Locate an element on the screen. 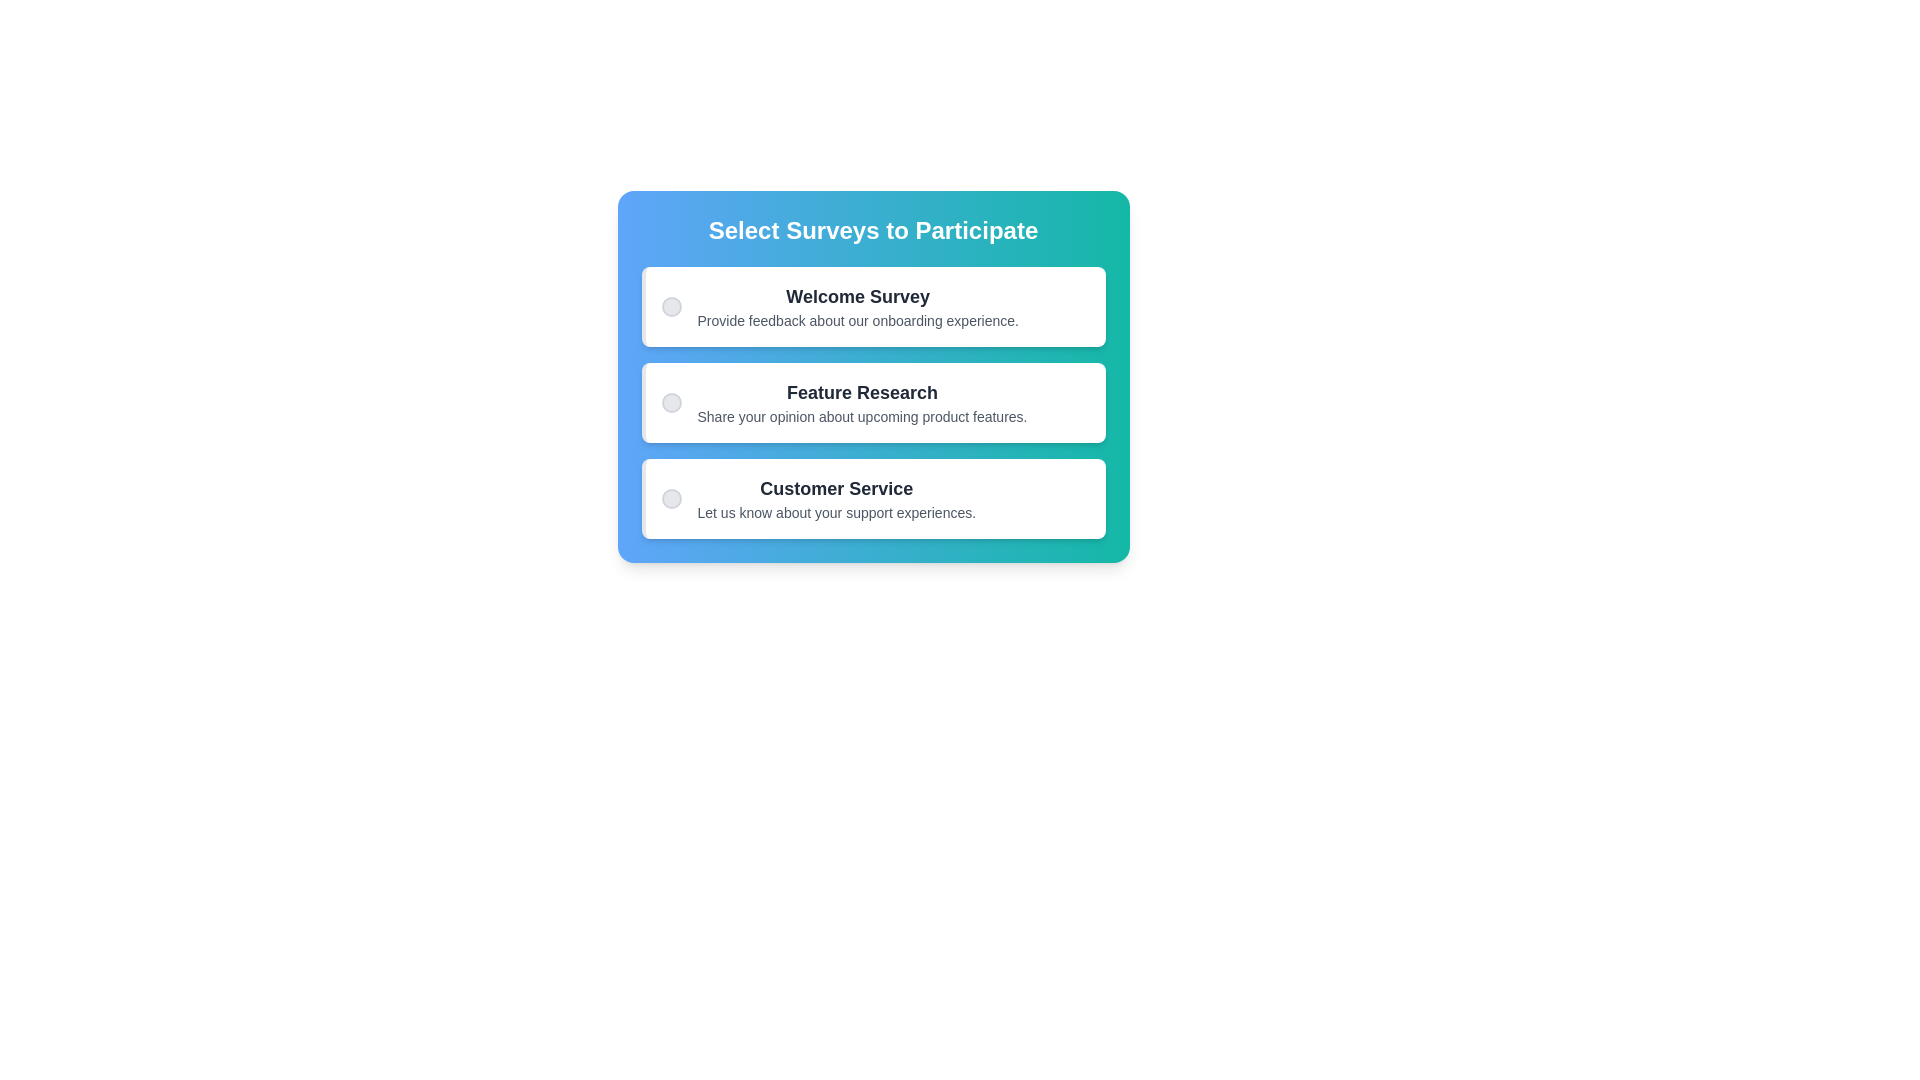 This screenshot has width=1920, height=1080. text from the Text block containing the title 'Feature Research' and the description 'Share your opinion about upcoming product features.' is located at coordinates (862, 402).